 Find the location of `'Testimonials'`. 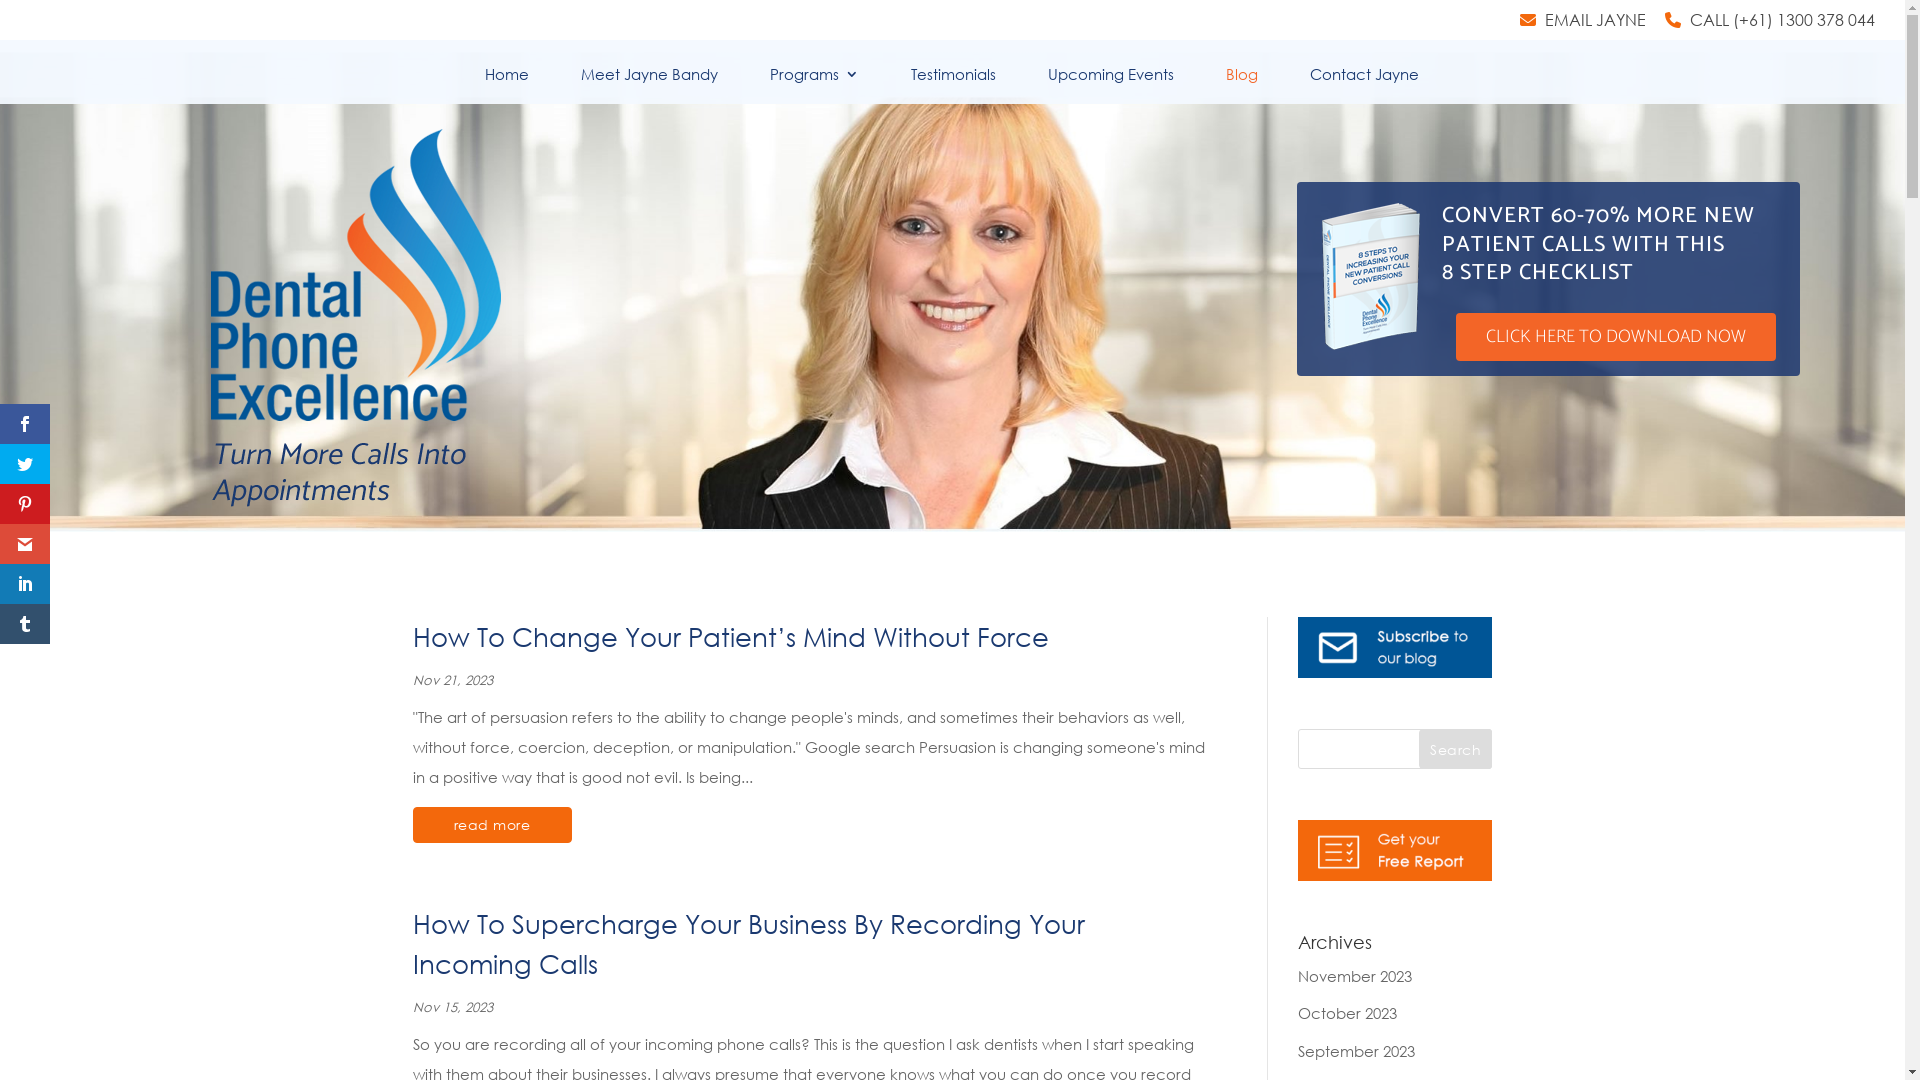

'Testimonials' is located at coordinates (951, 84).